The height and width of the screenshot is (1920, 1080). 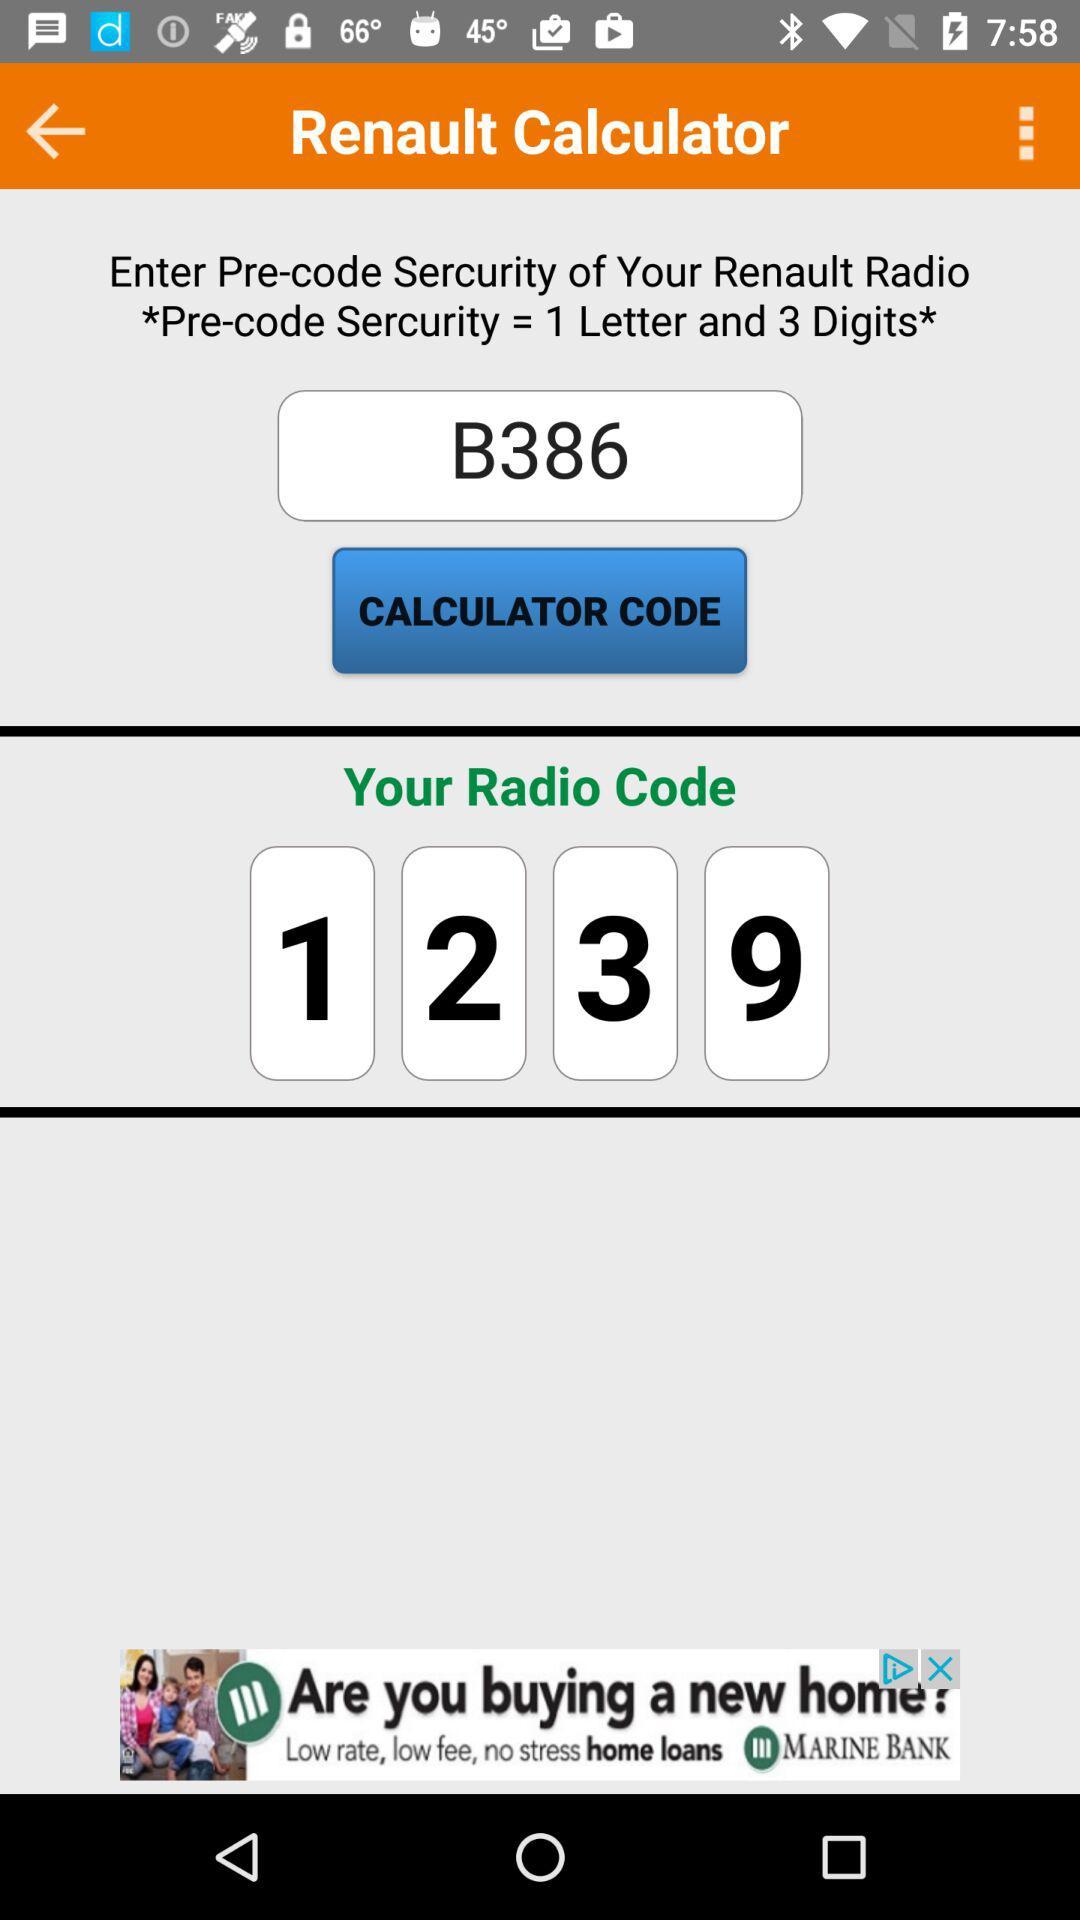 I want to click on the arrow_backward icon, so click(x=54, y=130).